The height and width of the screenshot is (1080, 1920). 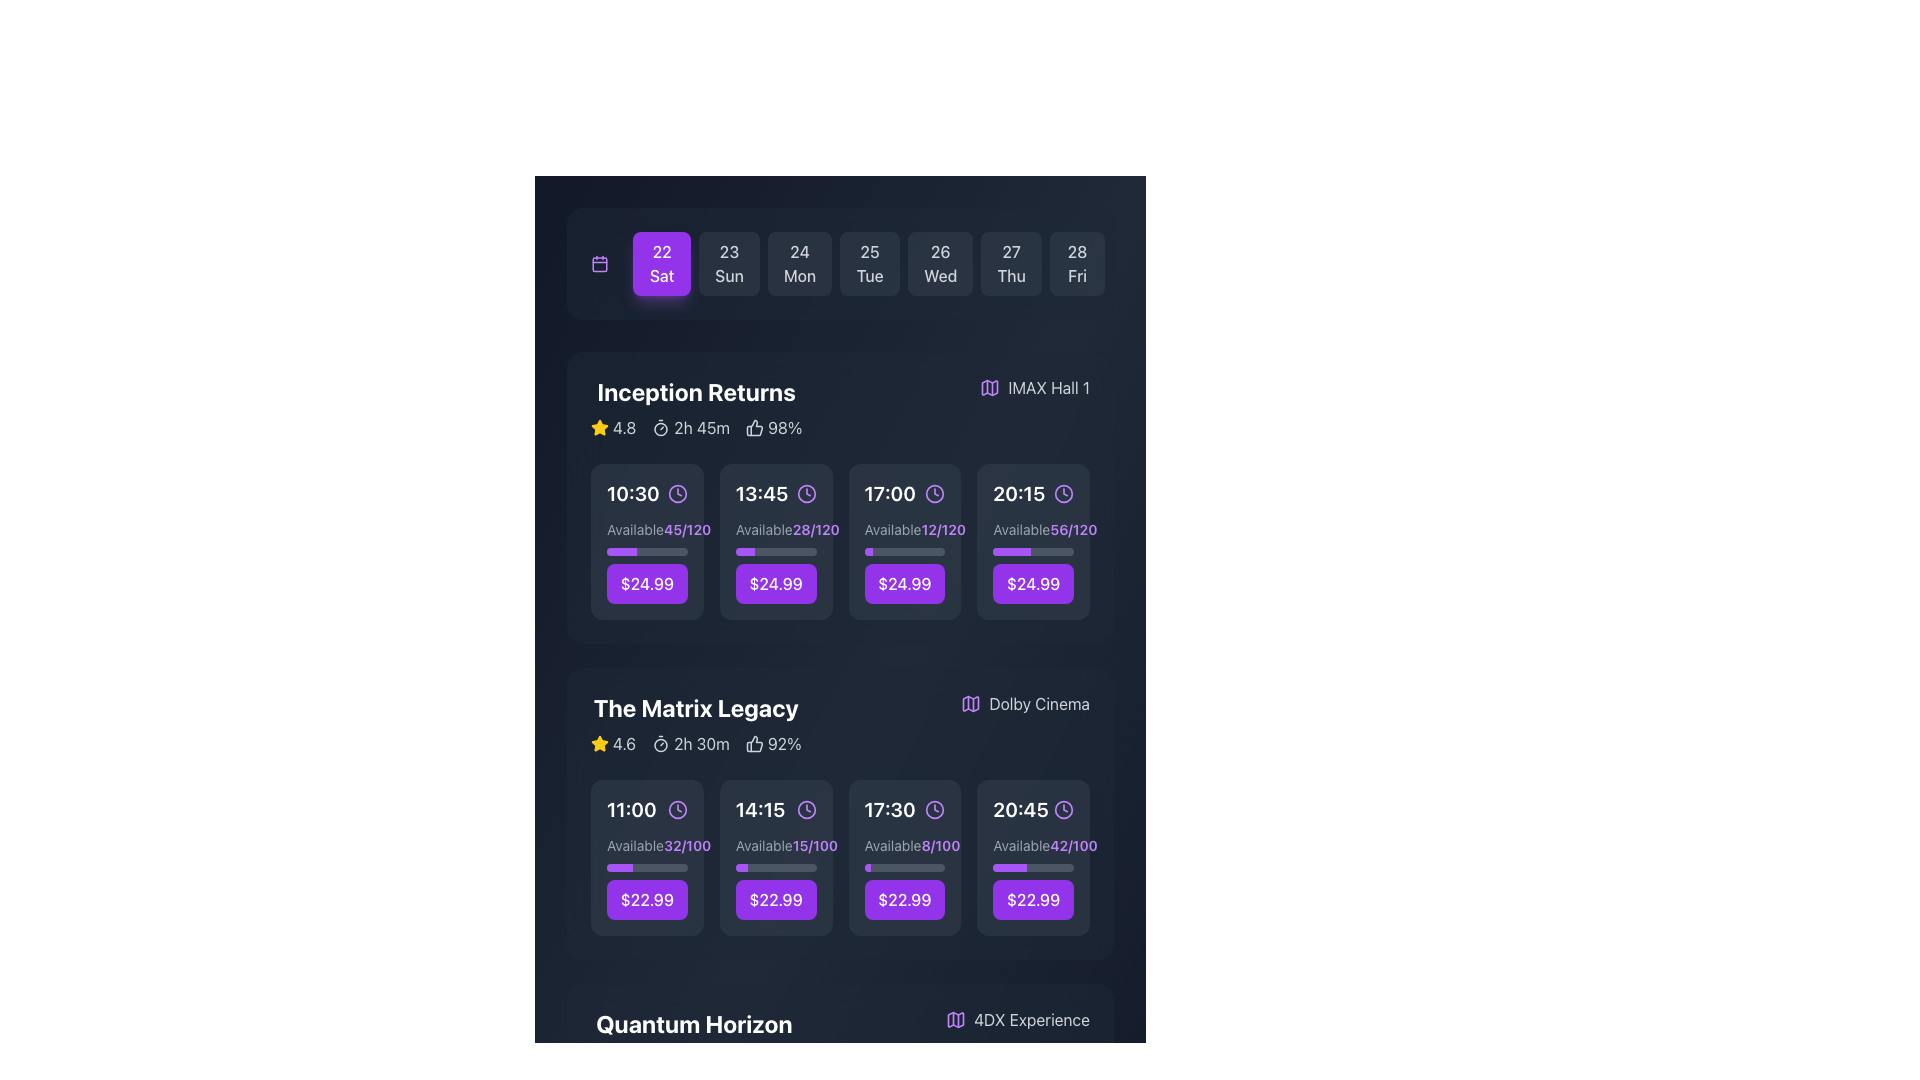 I want to click on the yellow star icon displaying a rating of '4.8' located in the top portion of the 'Inception Returns' movie section, before the runtime and approval percentage indicators, so click(x=612, y=427).